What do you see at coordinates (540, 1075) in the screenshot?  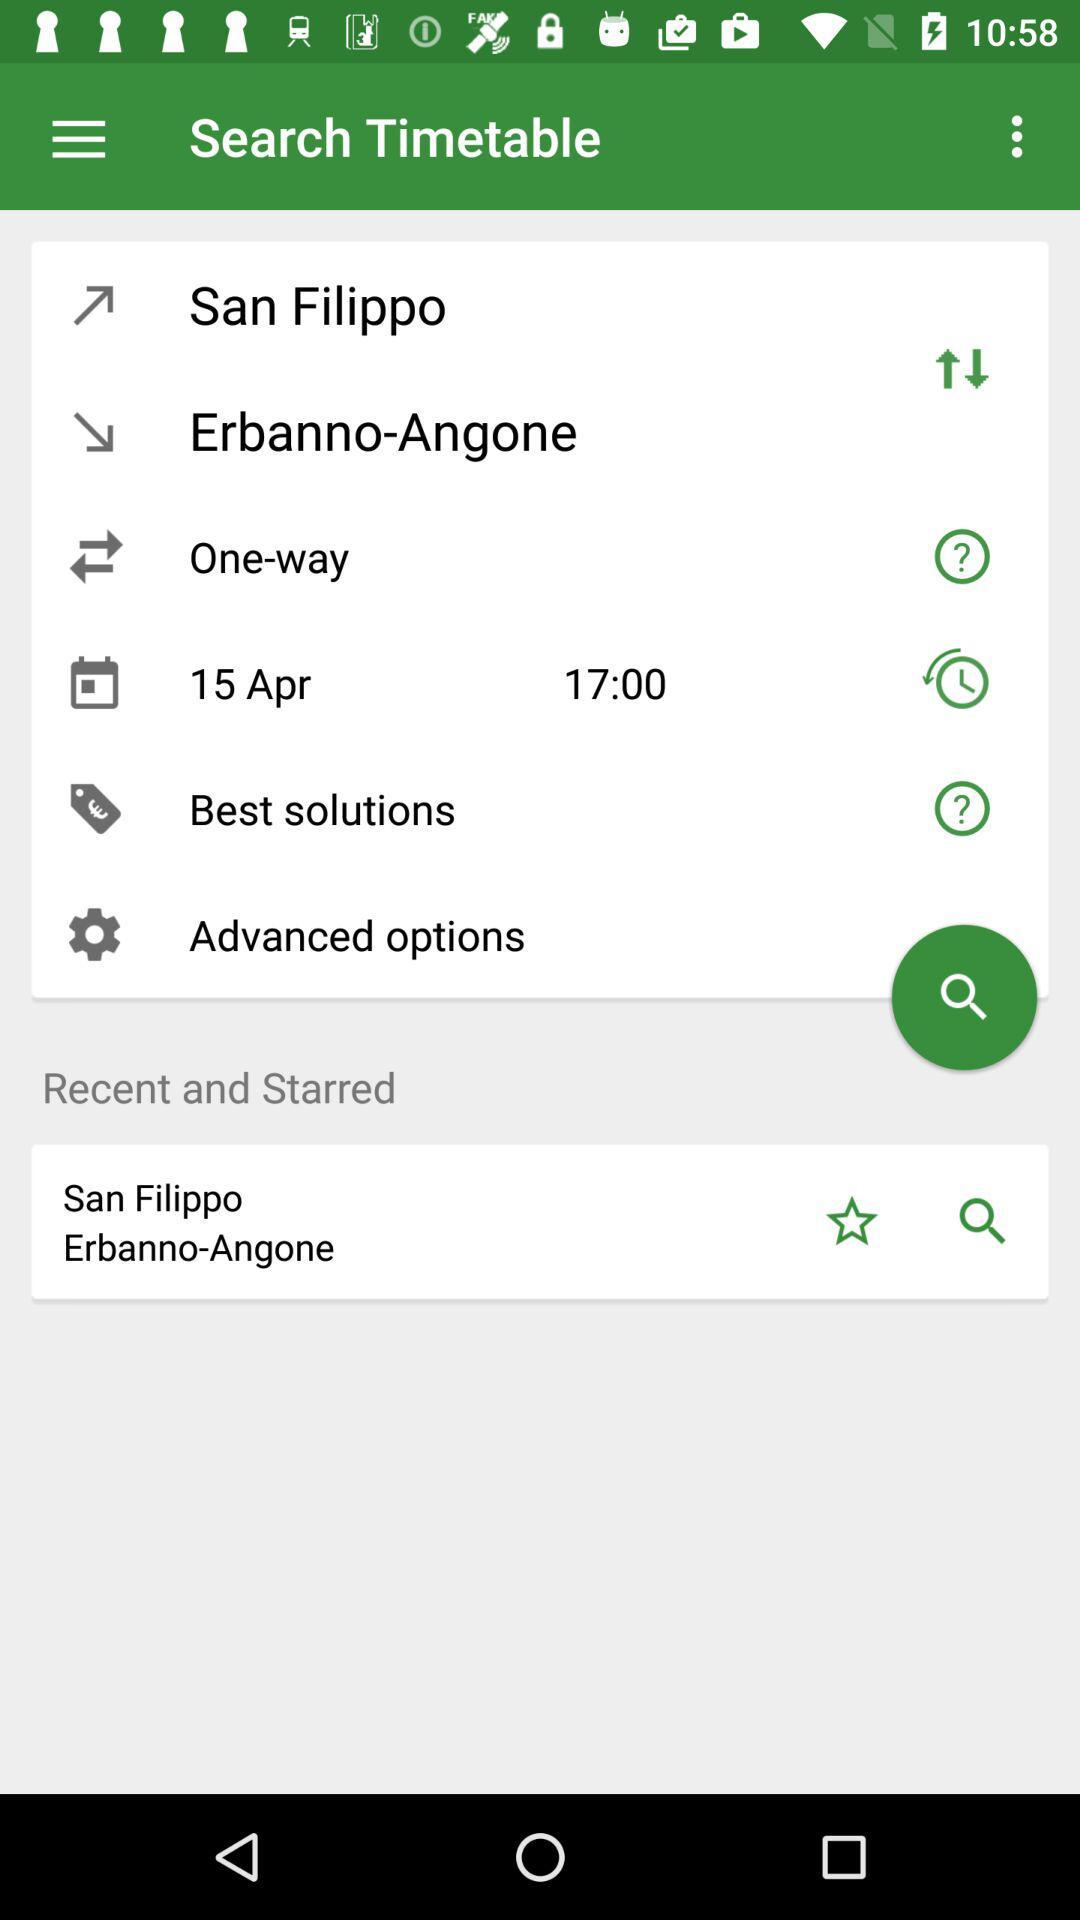 I see `recent and starred icon` at bounding box center [540, 1075].